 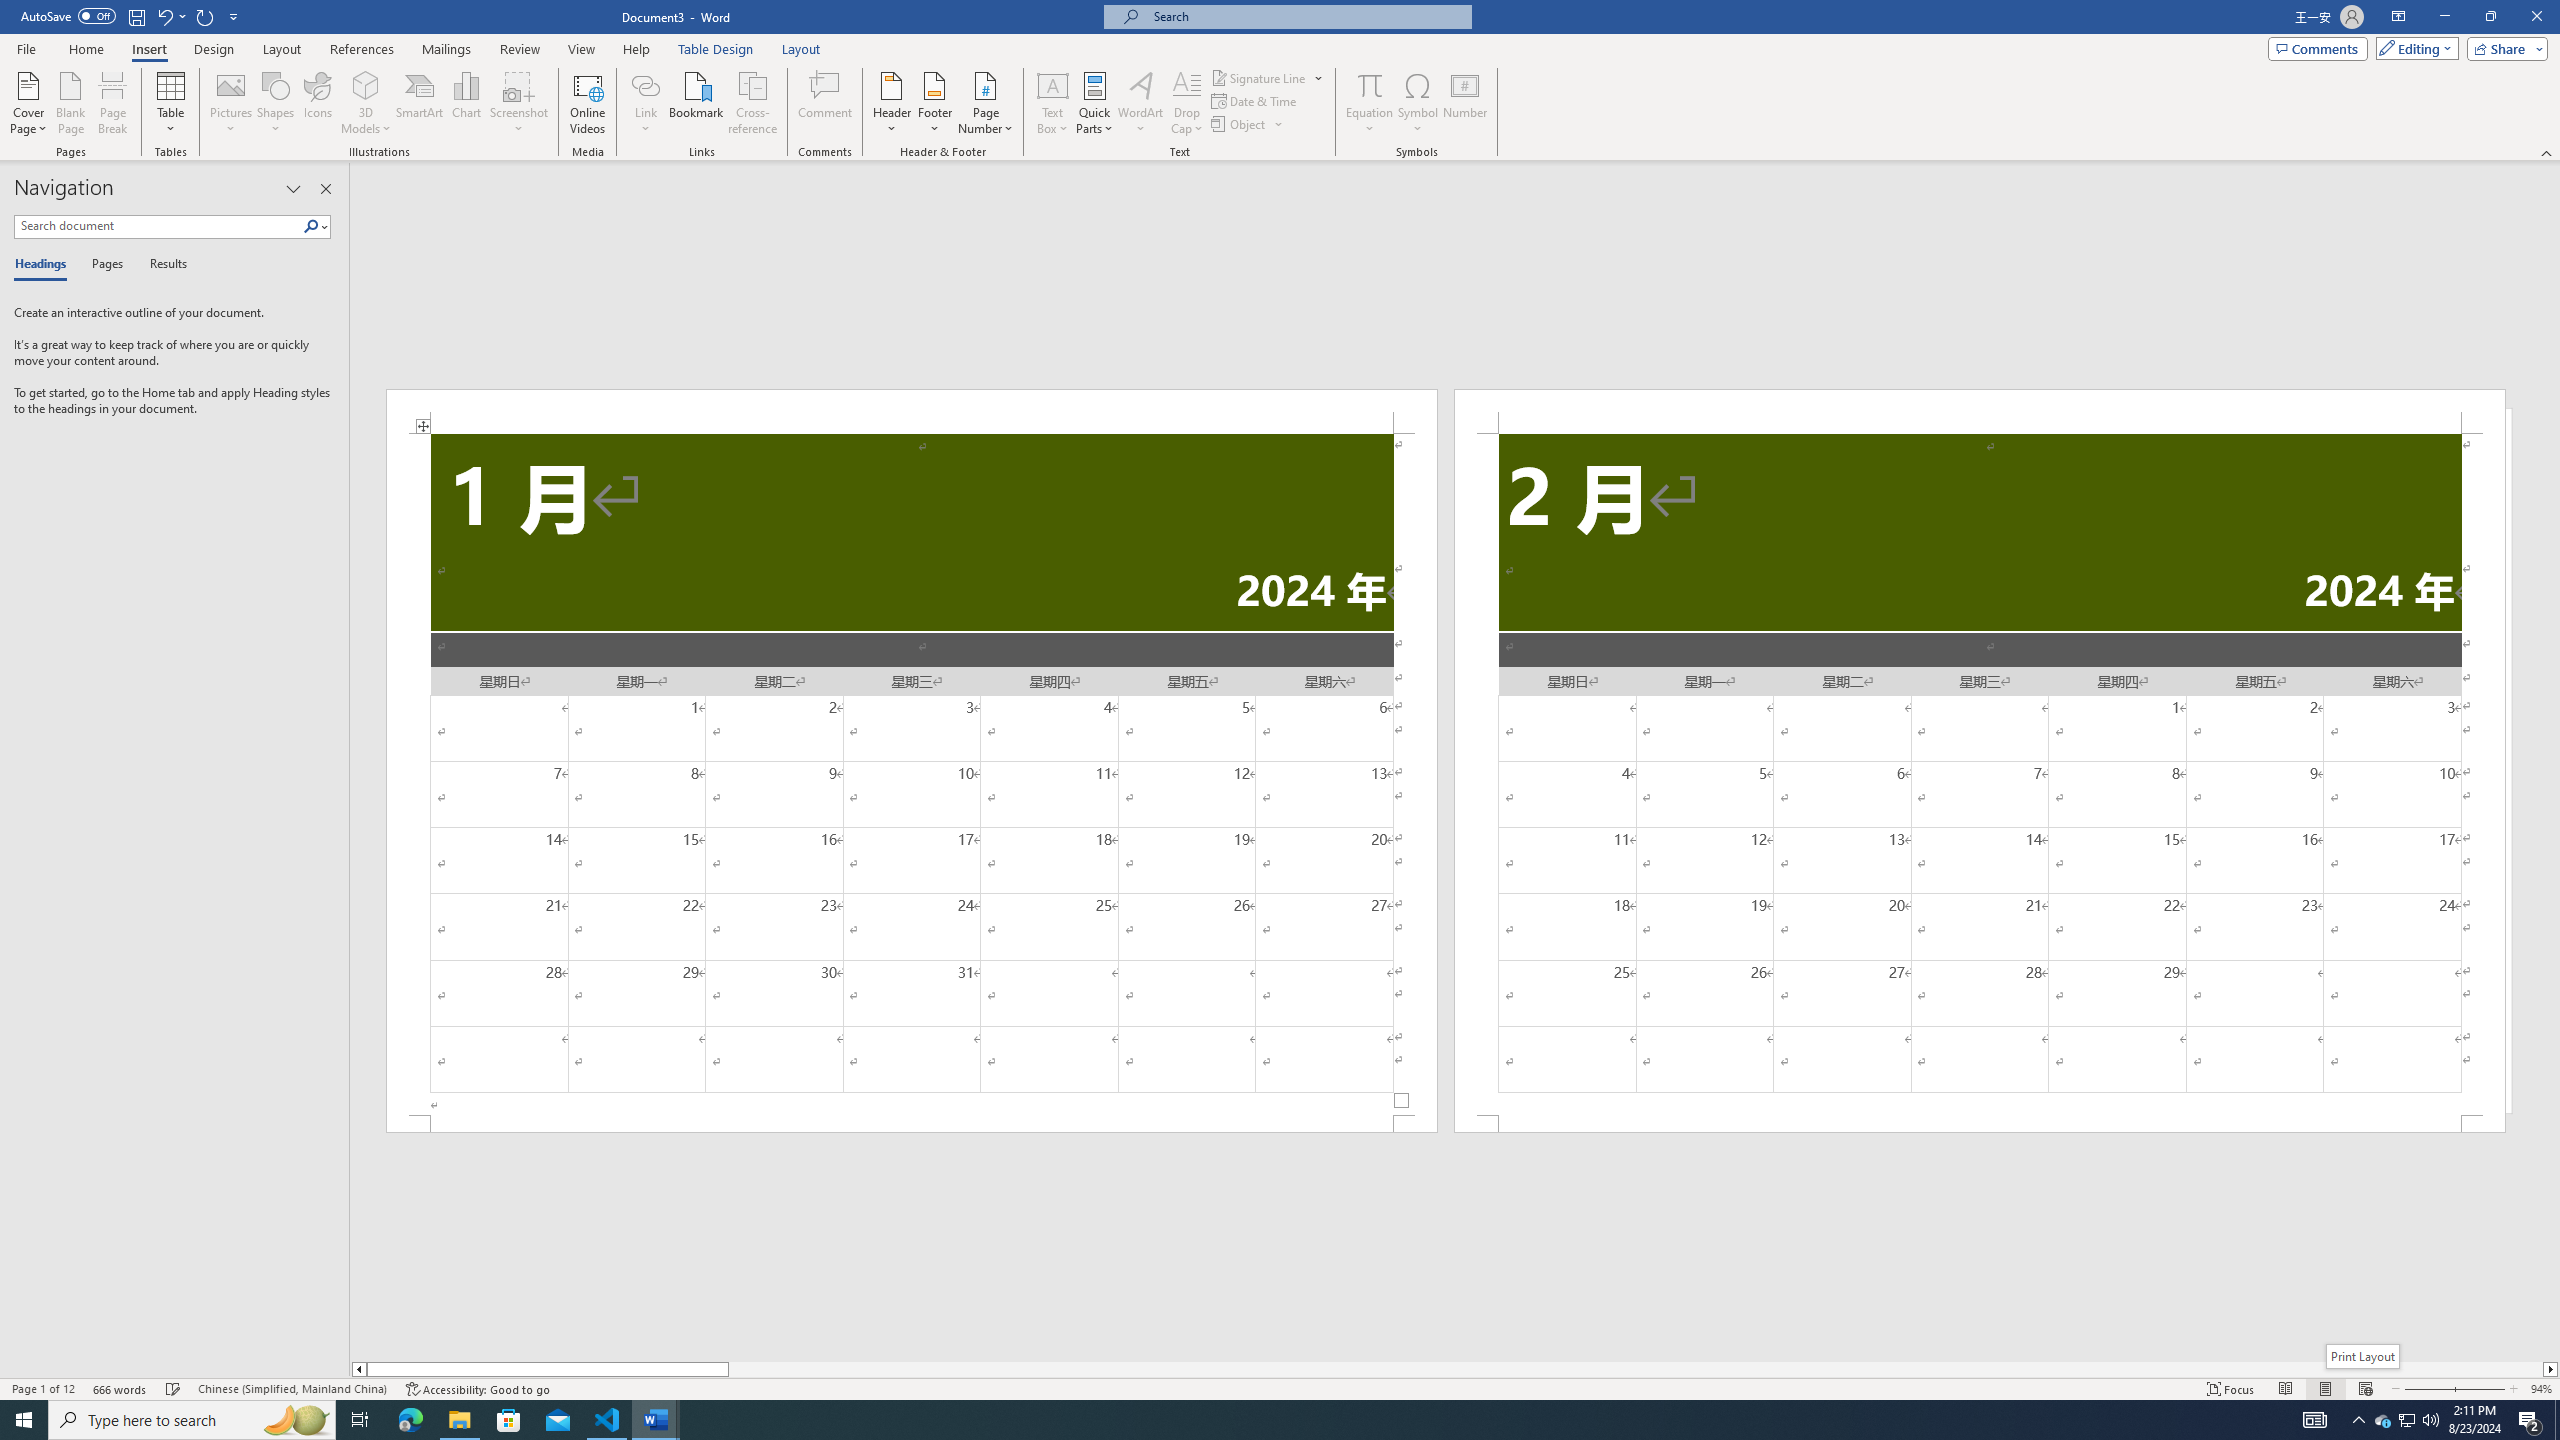 I want to click on 'Header', so click(x=892, y=103).